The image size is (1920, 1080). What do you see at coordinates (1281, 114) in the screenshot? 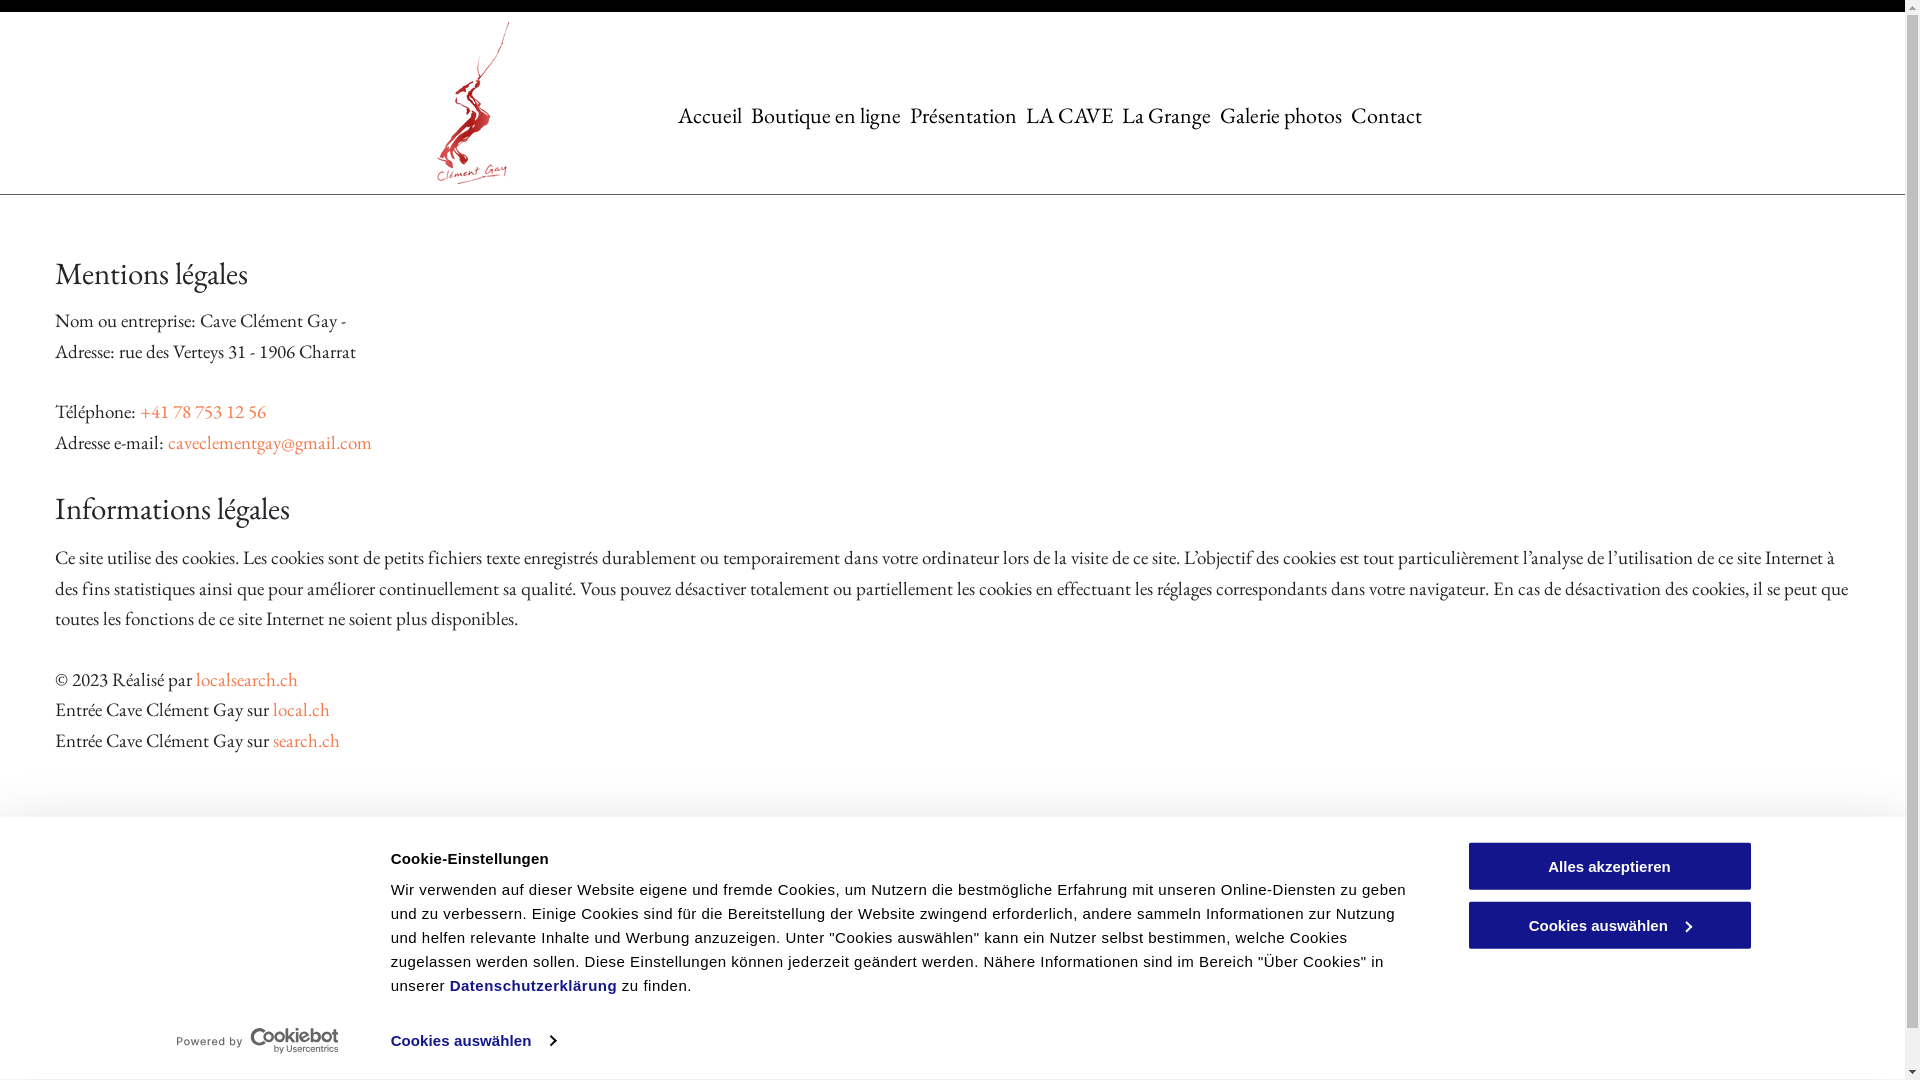
I see `'Galerie photos'` at bounding box center [1281, 114].